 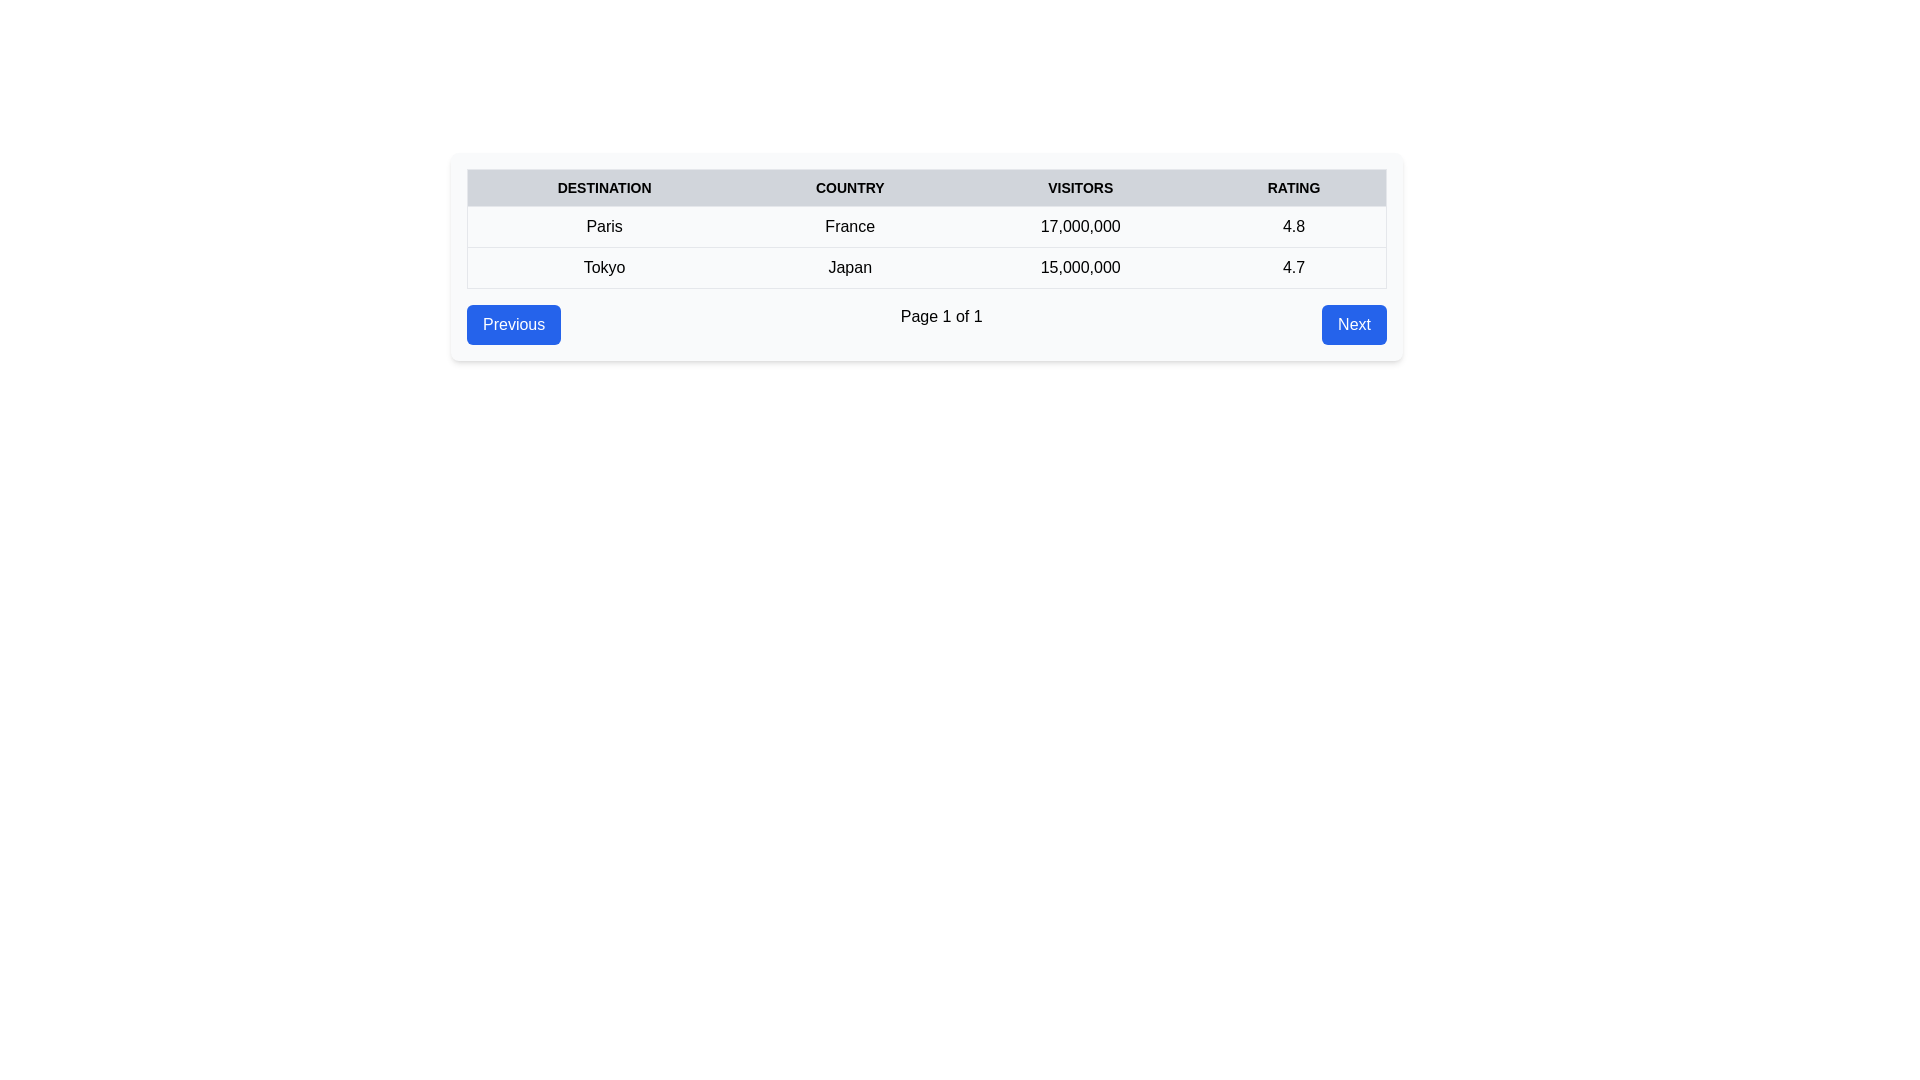 I want to click on the Static Text element displaying 'Japan' in the table under the 'Country' column, which is located in the second row adjacent to '15,000,000' under 'Visitors', so click(x=850, y=266).